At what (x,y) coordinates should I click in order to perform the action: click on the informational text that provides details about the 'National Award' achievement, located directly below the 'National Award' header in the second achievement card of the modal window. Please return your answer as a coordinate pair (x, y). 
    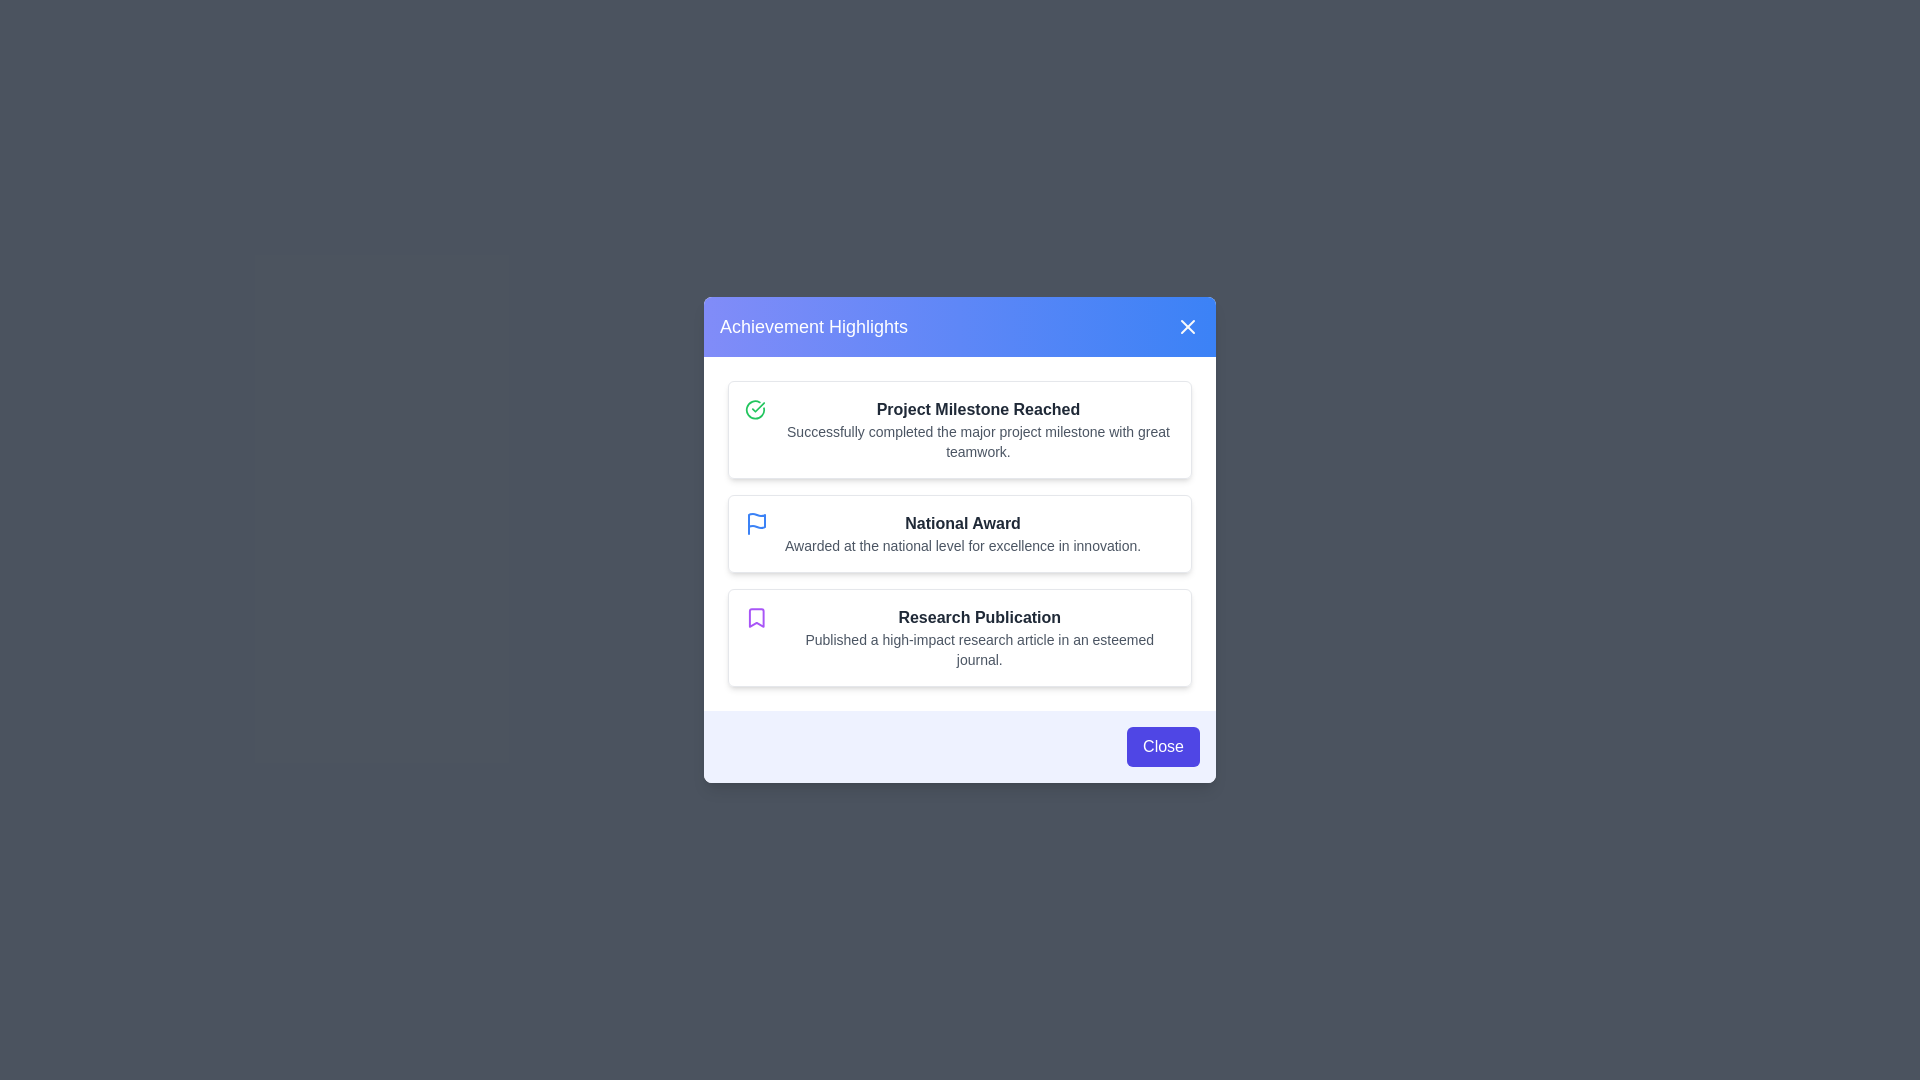
    Looking at the image, I should click on (963, 546).